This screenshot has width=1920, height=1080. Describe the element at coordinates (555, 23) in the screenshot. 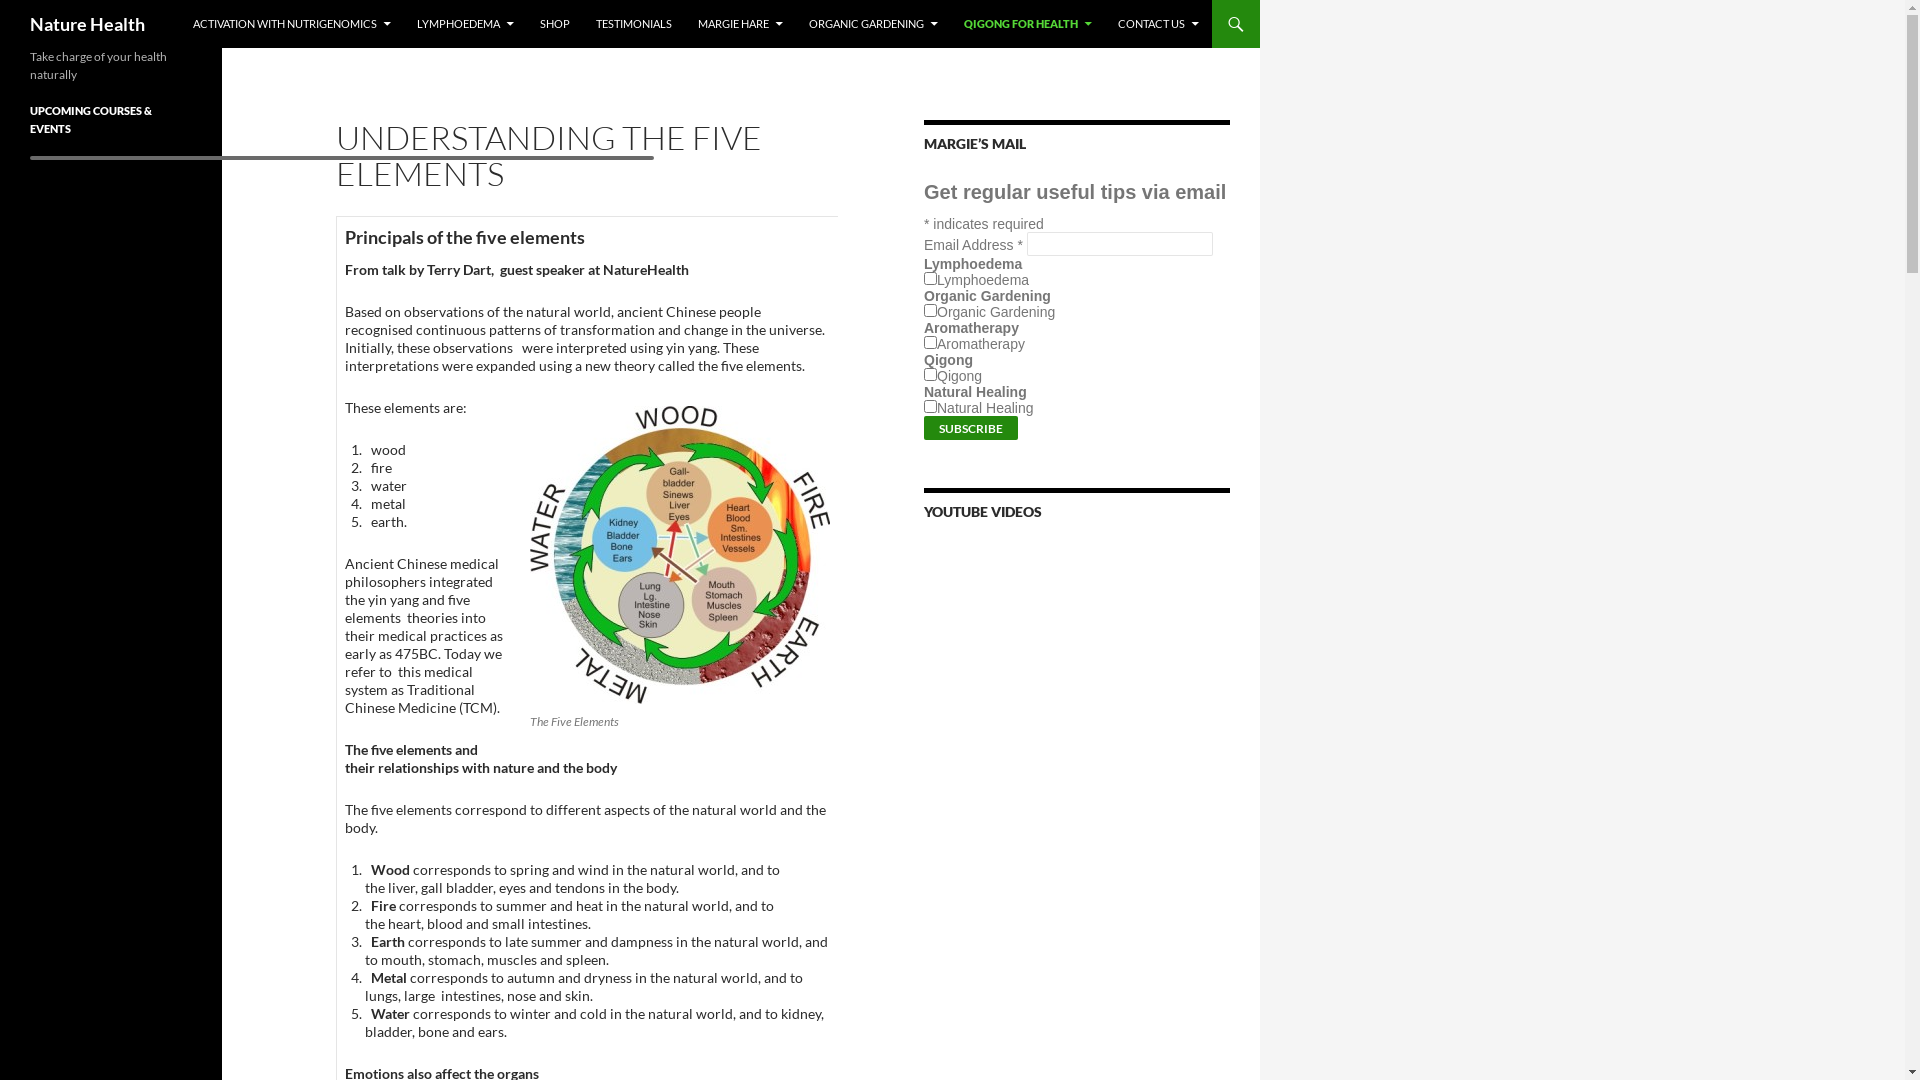

I see `'SHOP'` at that location.